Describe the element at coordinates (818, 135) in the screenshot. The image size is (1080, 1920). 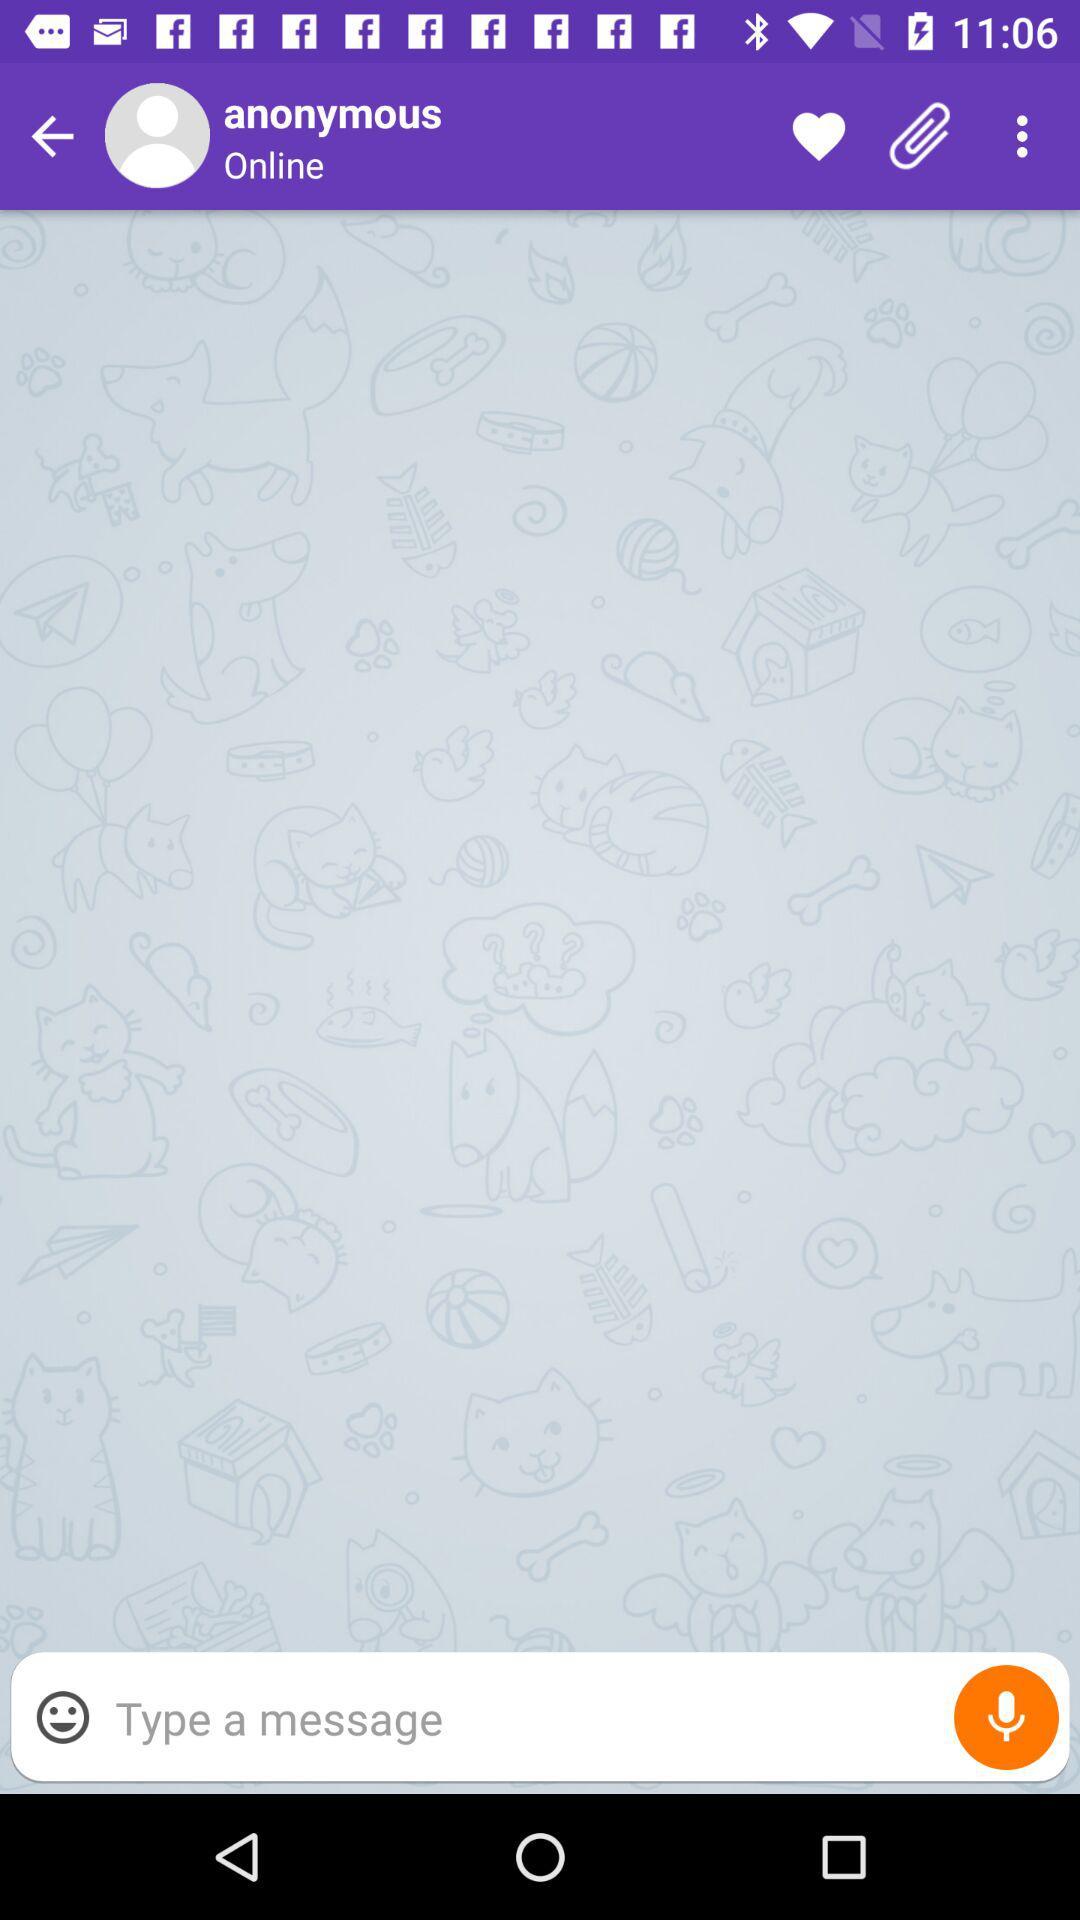
I see `the icon to the right of anonymous item` at that location.